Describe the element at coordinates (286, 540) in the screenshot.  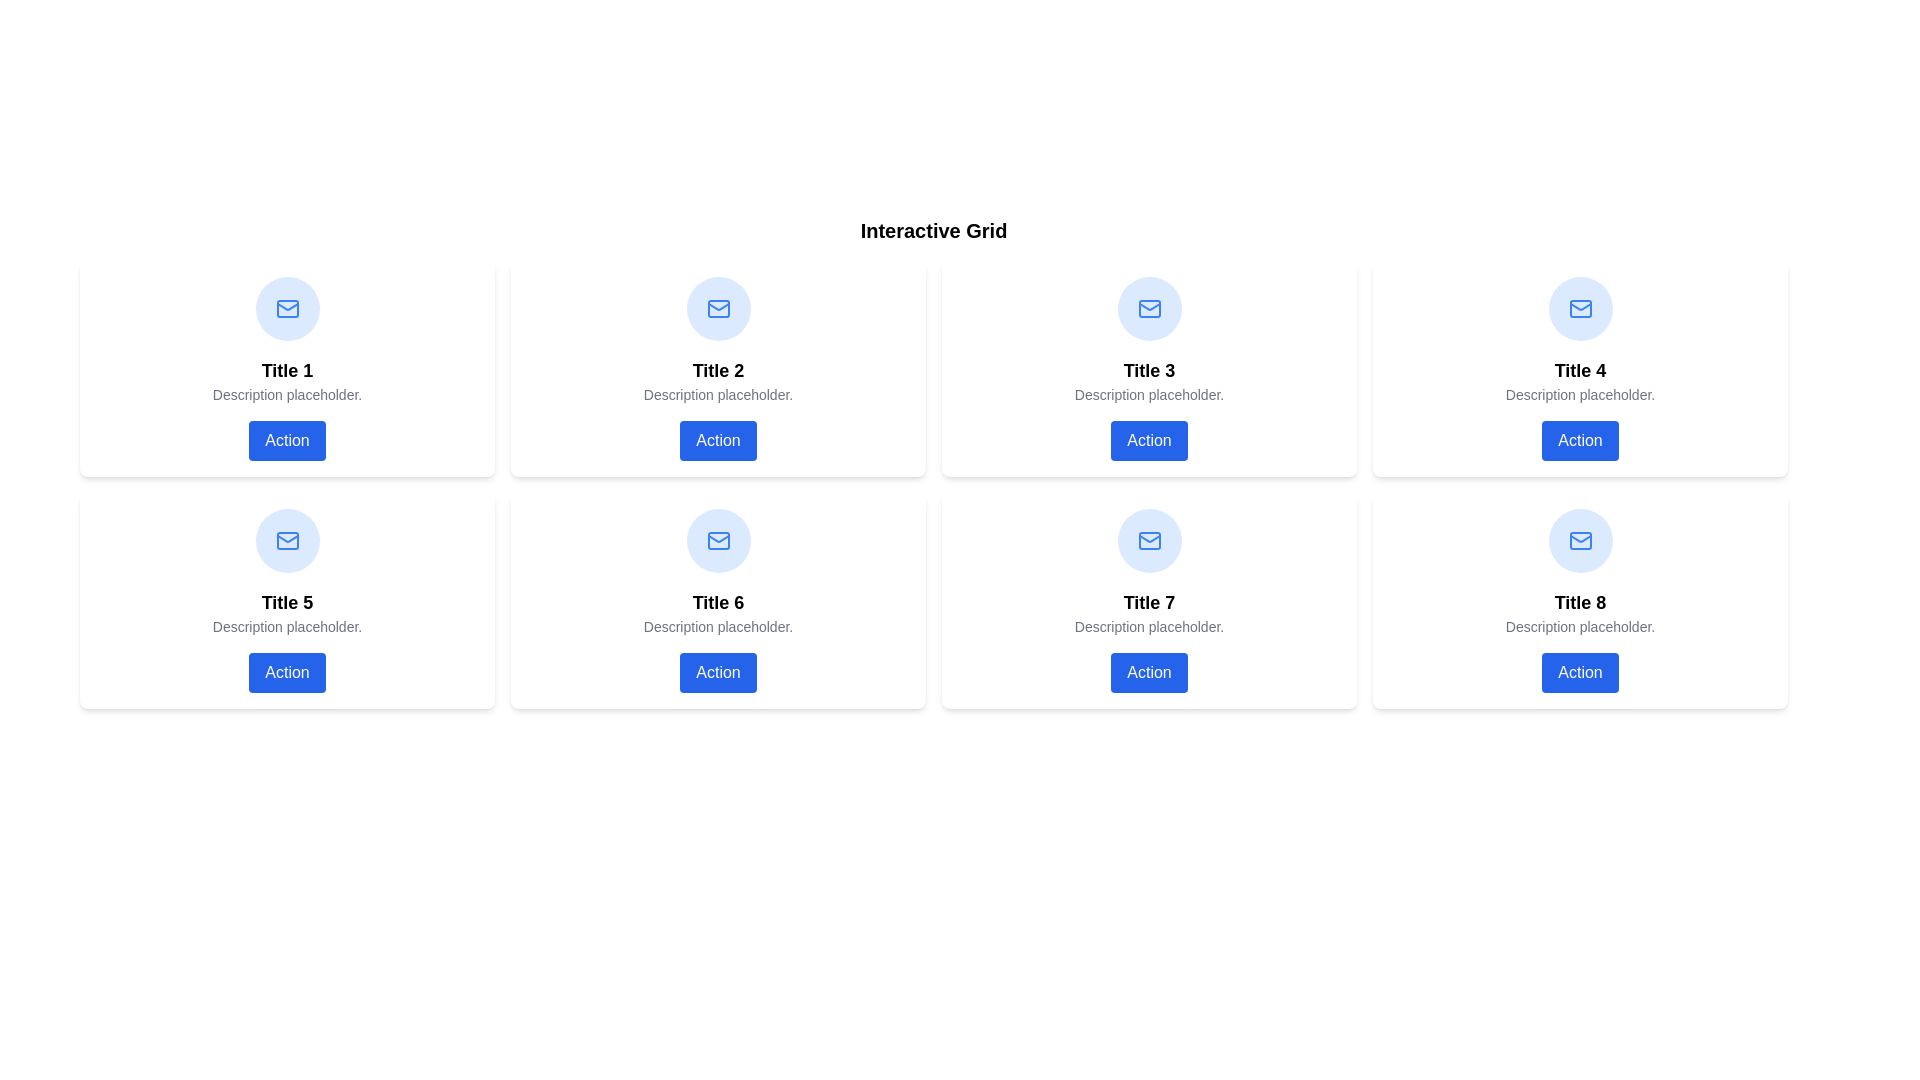
I see `the circular mail icon with a soft blue background located at the top center of the card labeled 'Title 5' and 'Description placeholder.'` at that location.